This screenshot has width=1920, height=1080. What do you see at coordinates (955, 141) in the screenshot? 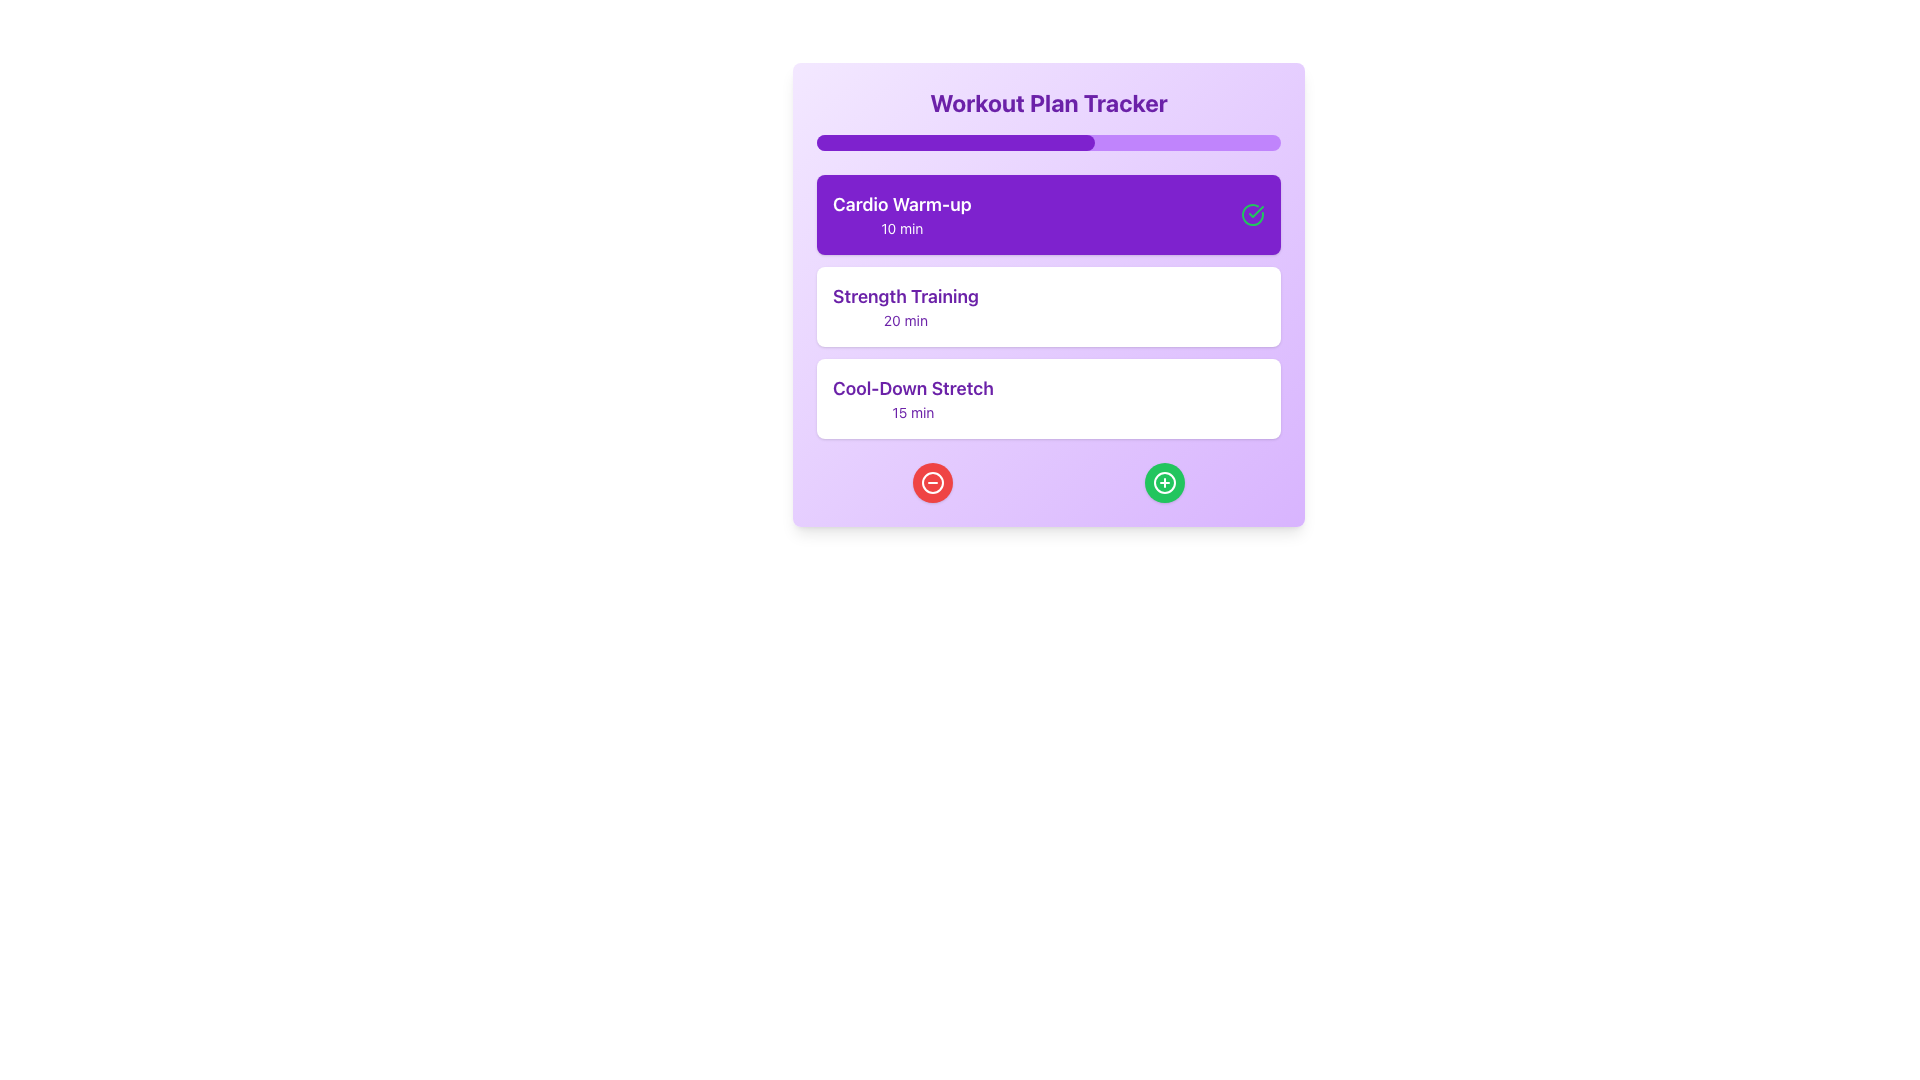
I see `the progress indicator that is a rectangular element filled 60% with a purple bar, located centrally at the top of the interface below the title 'Workout Plan Tracker'` at bounding box center [955, 141].